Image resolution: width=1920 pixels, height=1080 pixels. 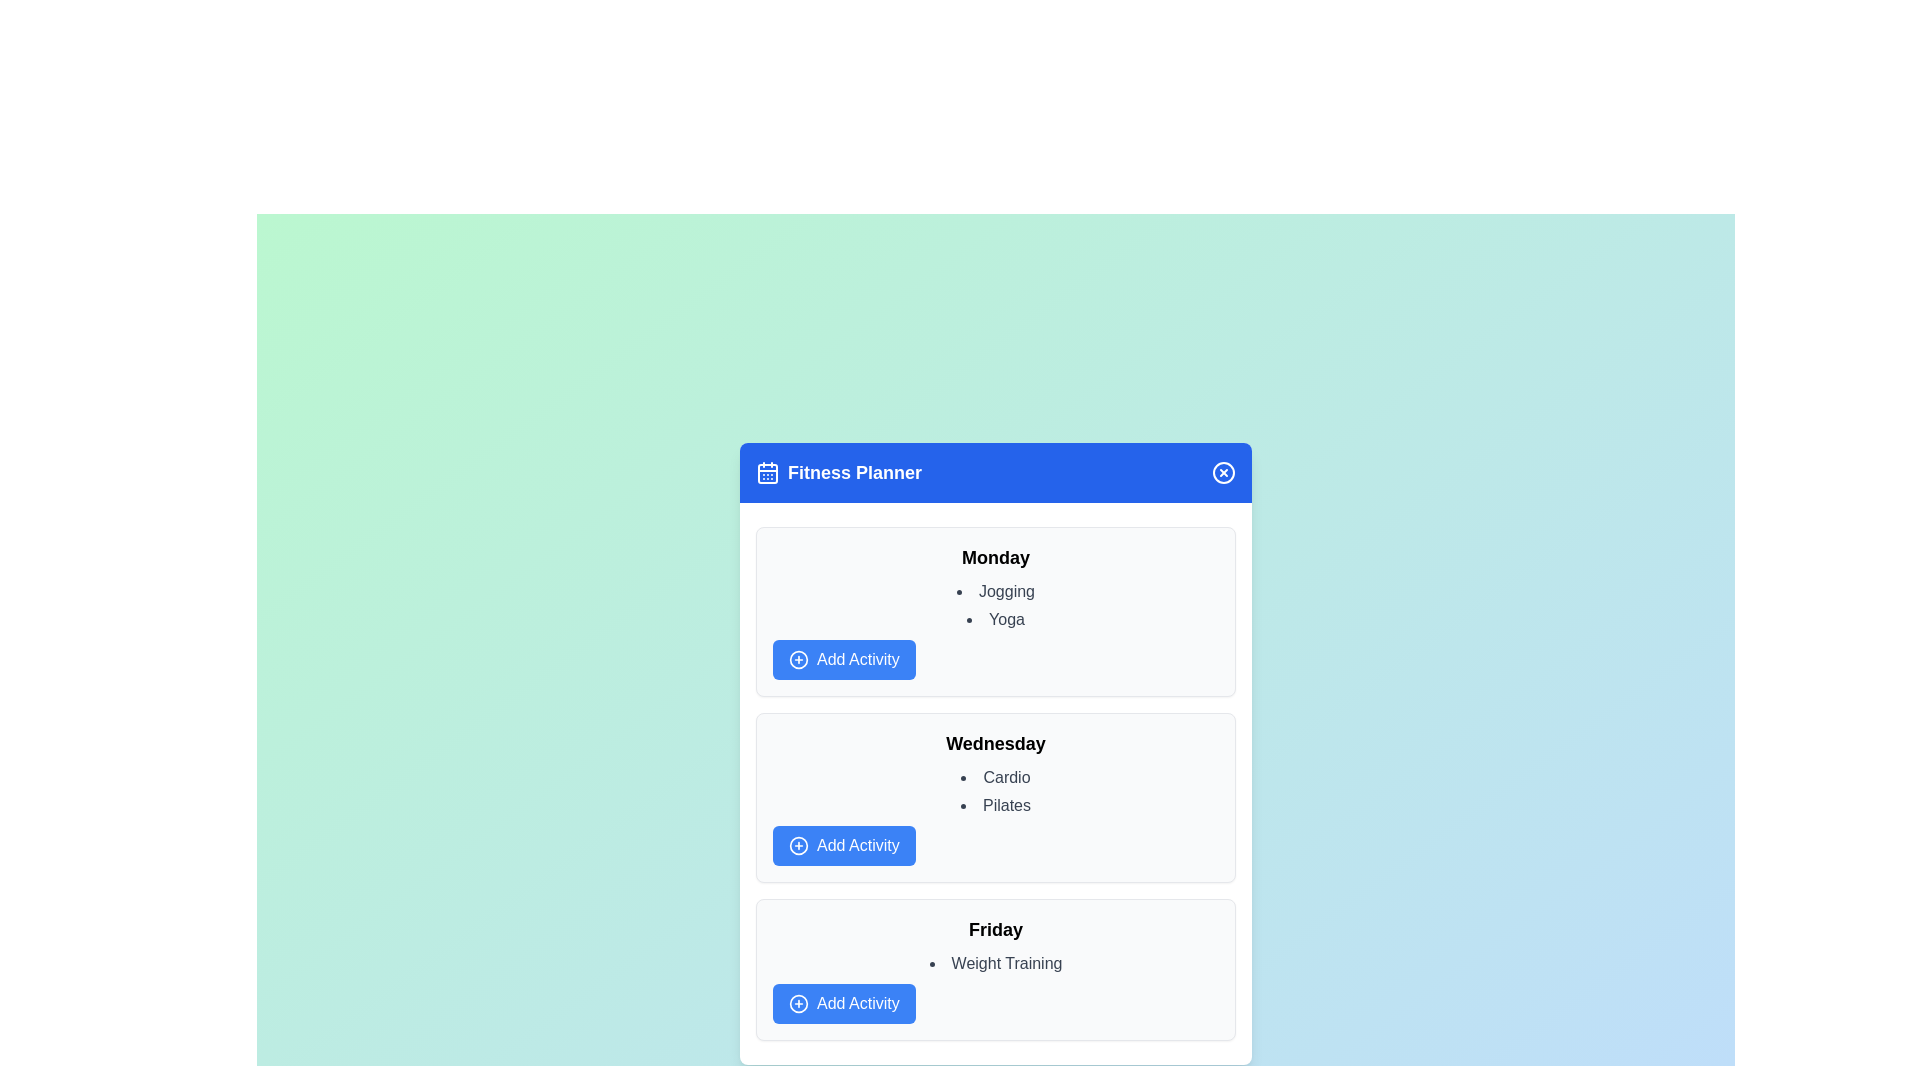 What do you see at coordinates (1223, 473) in the screenshot?
I see `the close button to close the dialog` at bounding box center [1223, 473].